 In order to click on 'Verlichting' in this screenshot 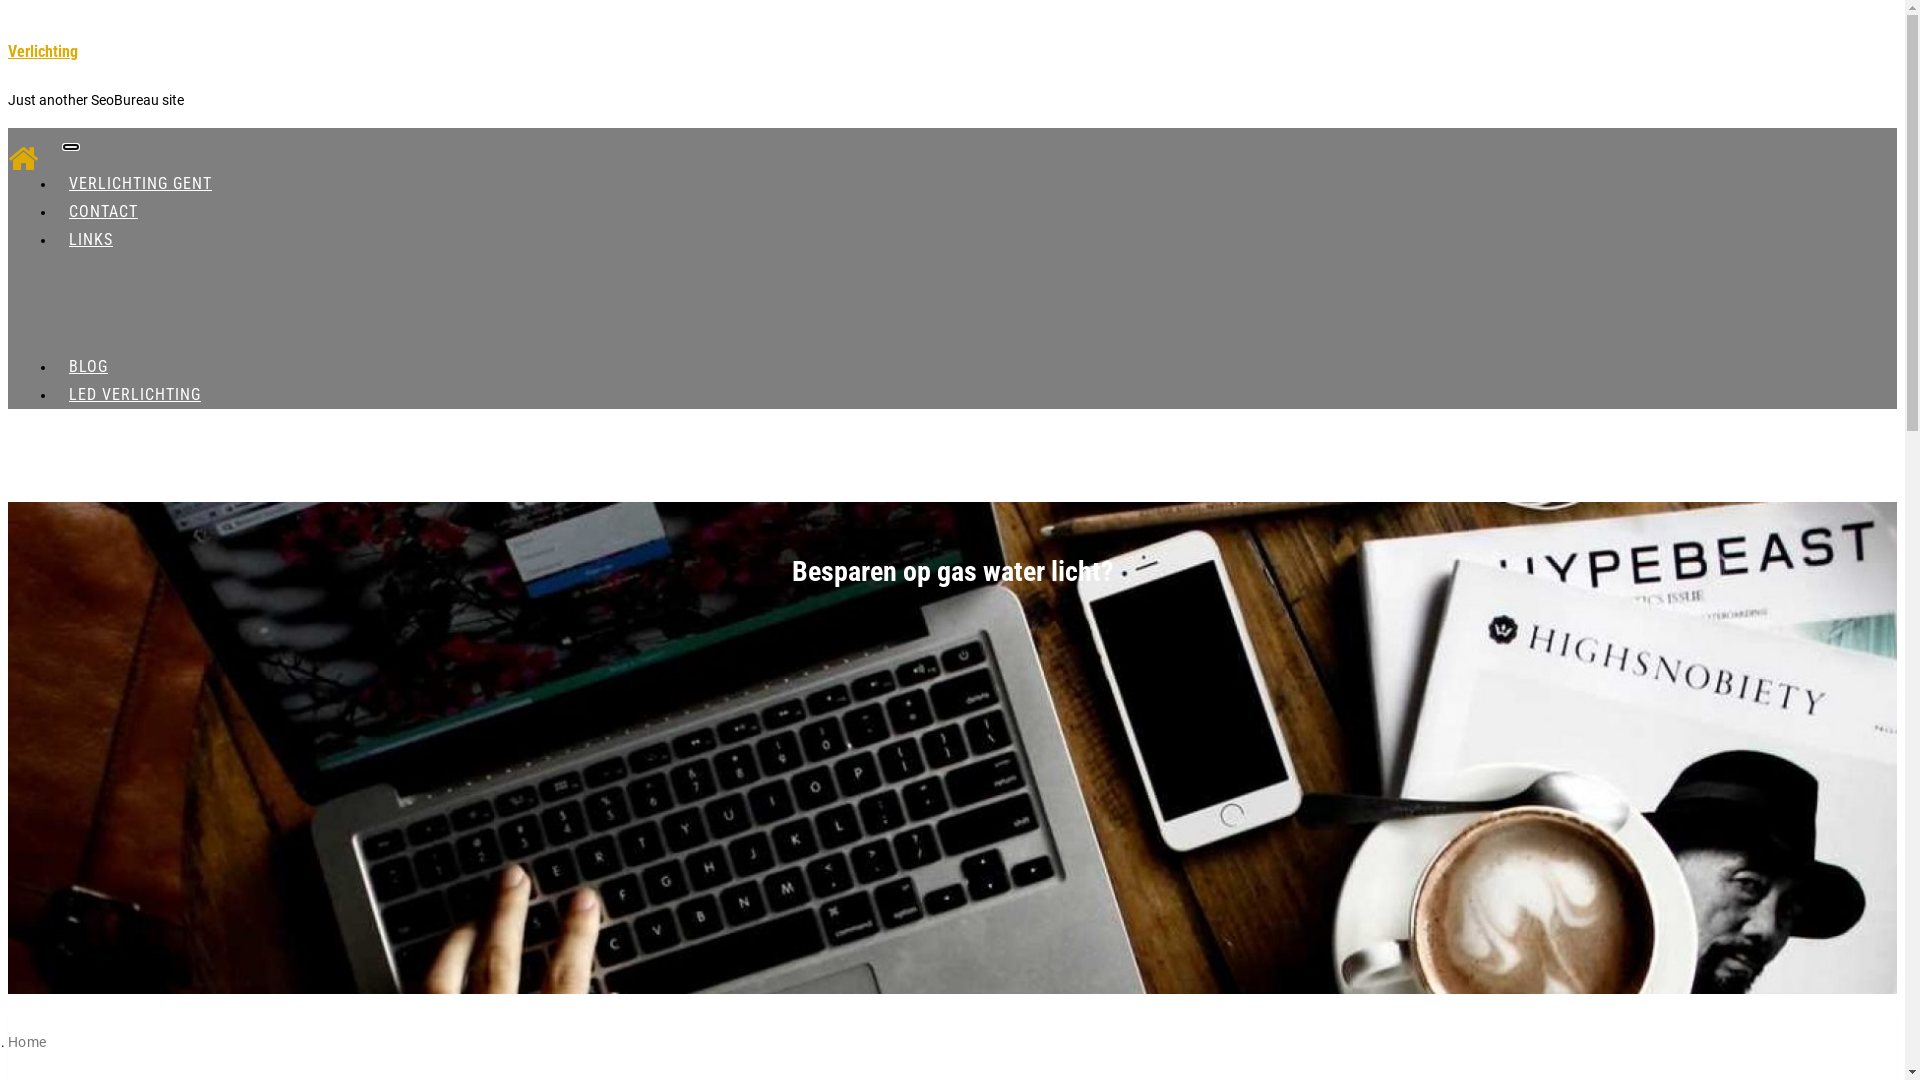, I will do `click(43, 50)`.